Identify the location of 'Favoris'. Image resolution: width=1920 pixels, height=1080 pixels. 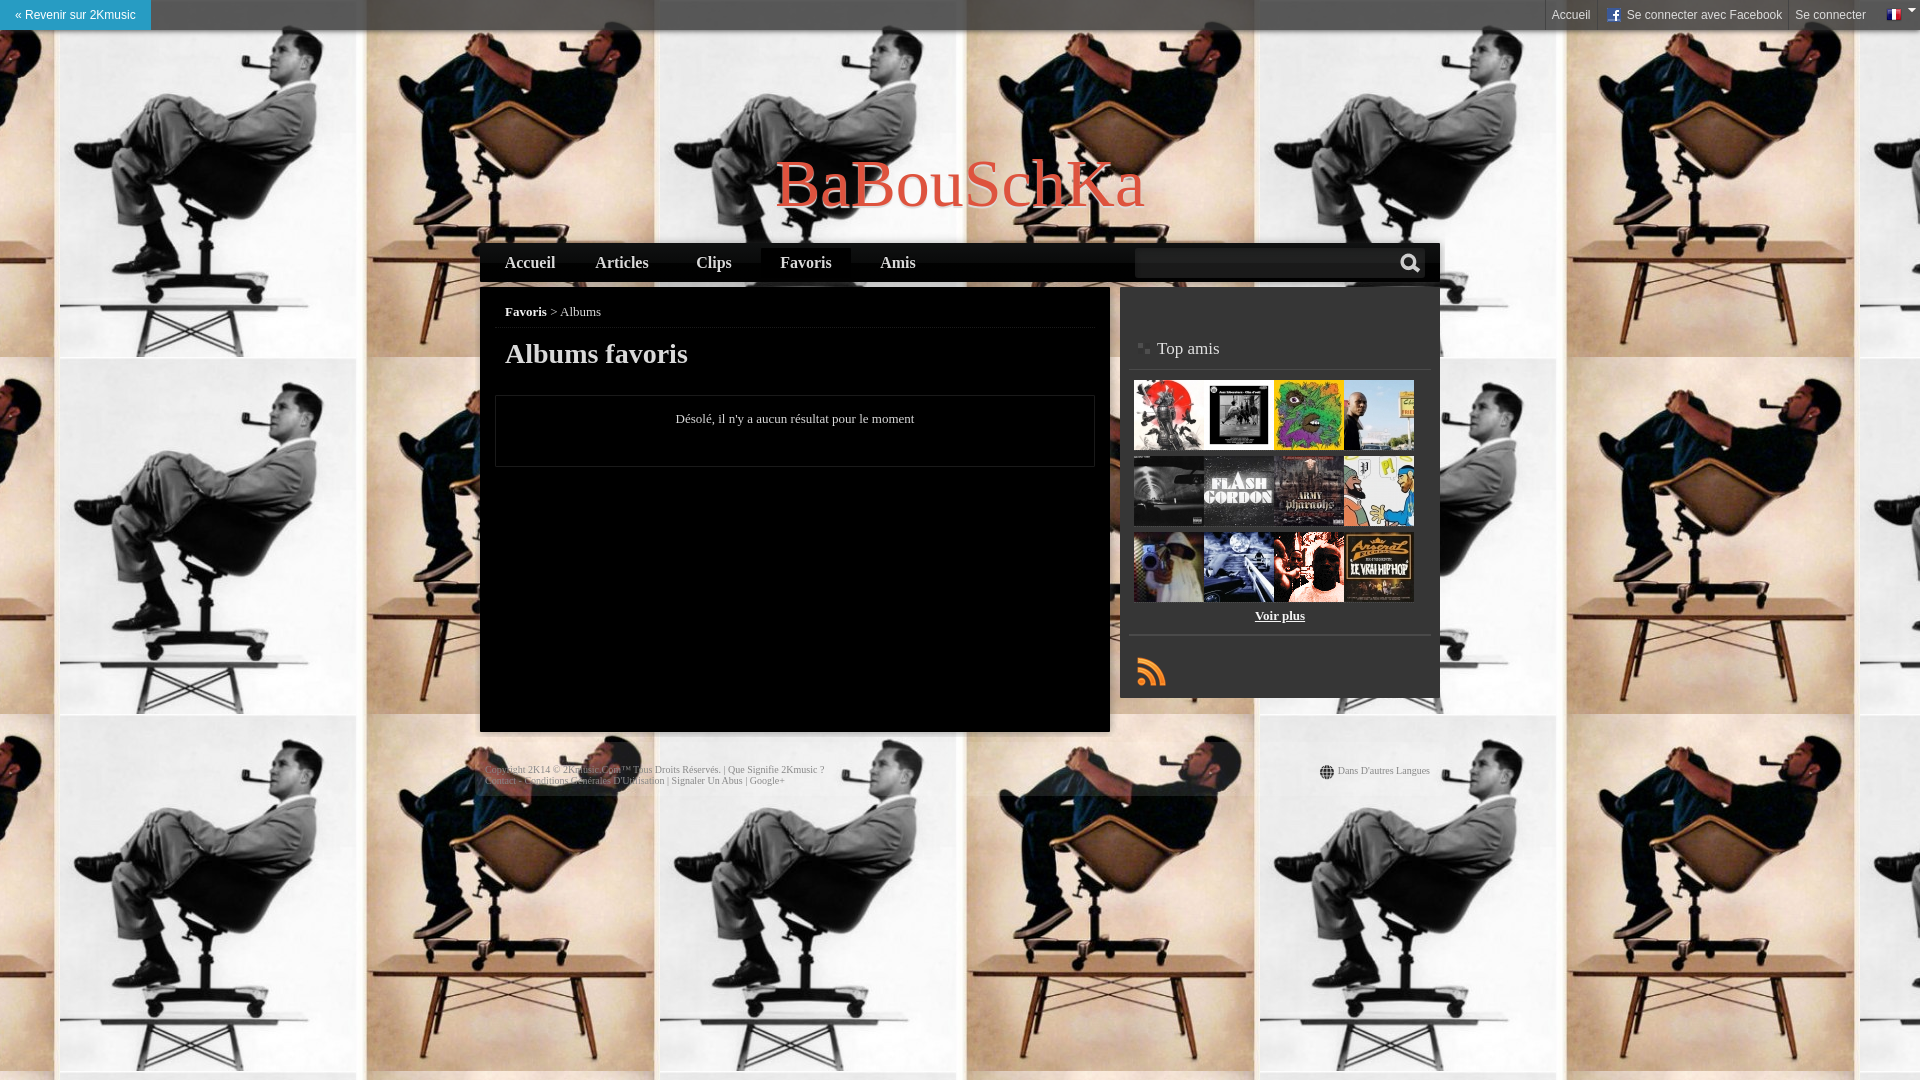
(526, 311).